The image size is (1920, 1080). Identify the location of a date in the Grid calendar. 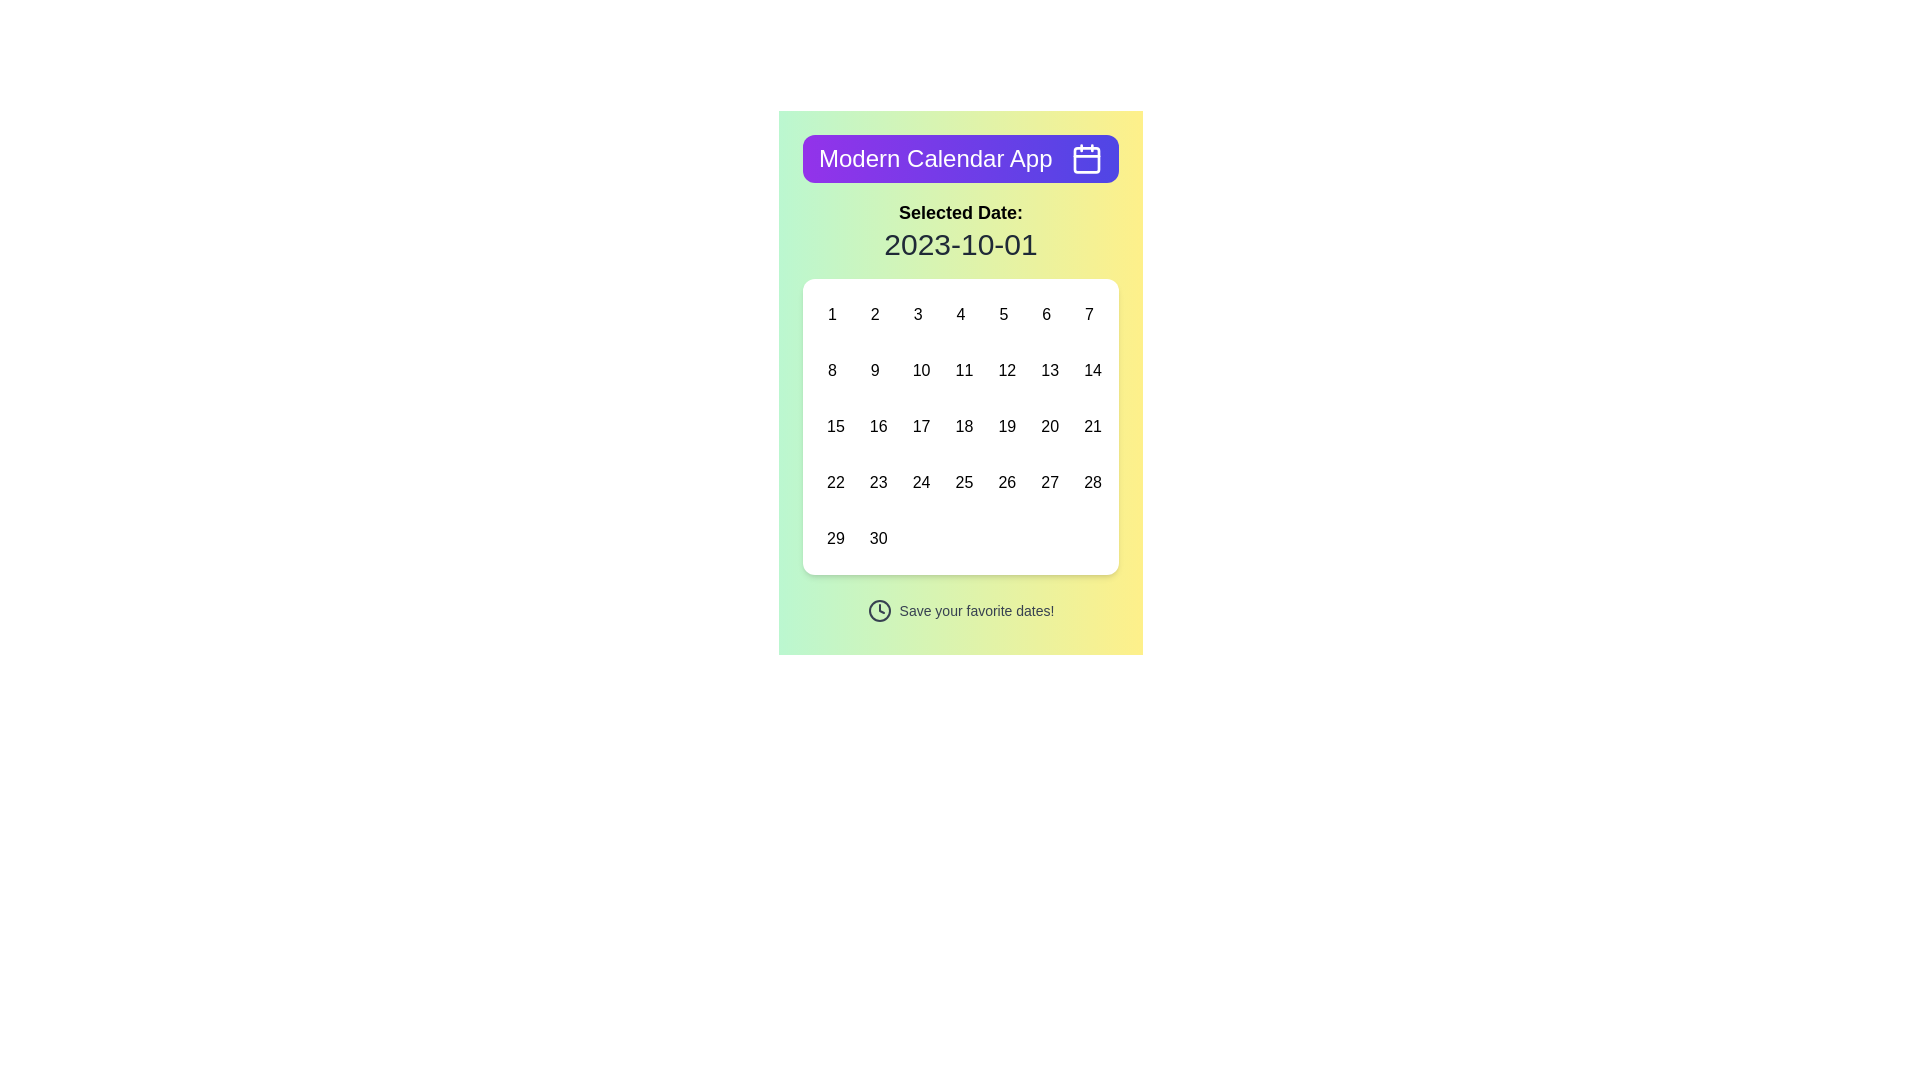
(960, 426).